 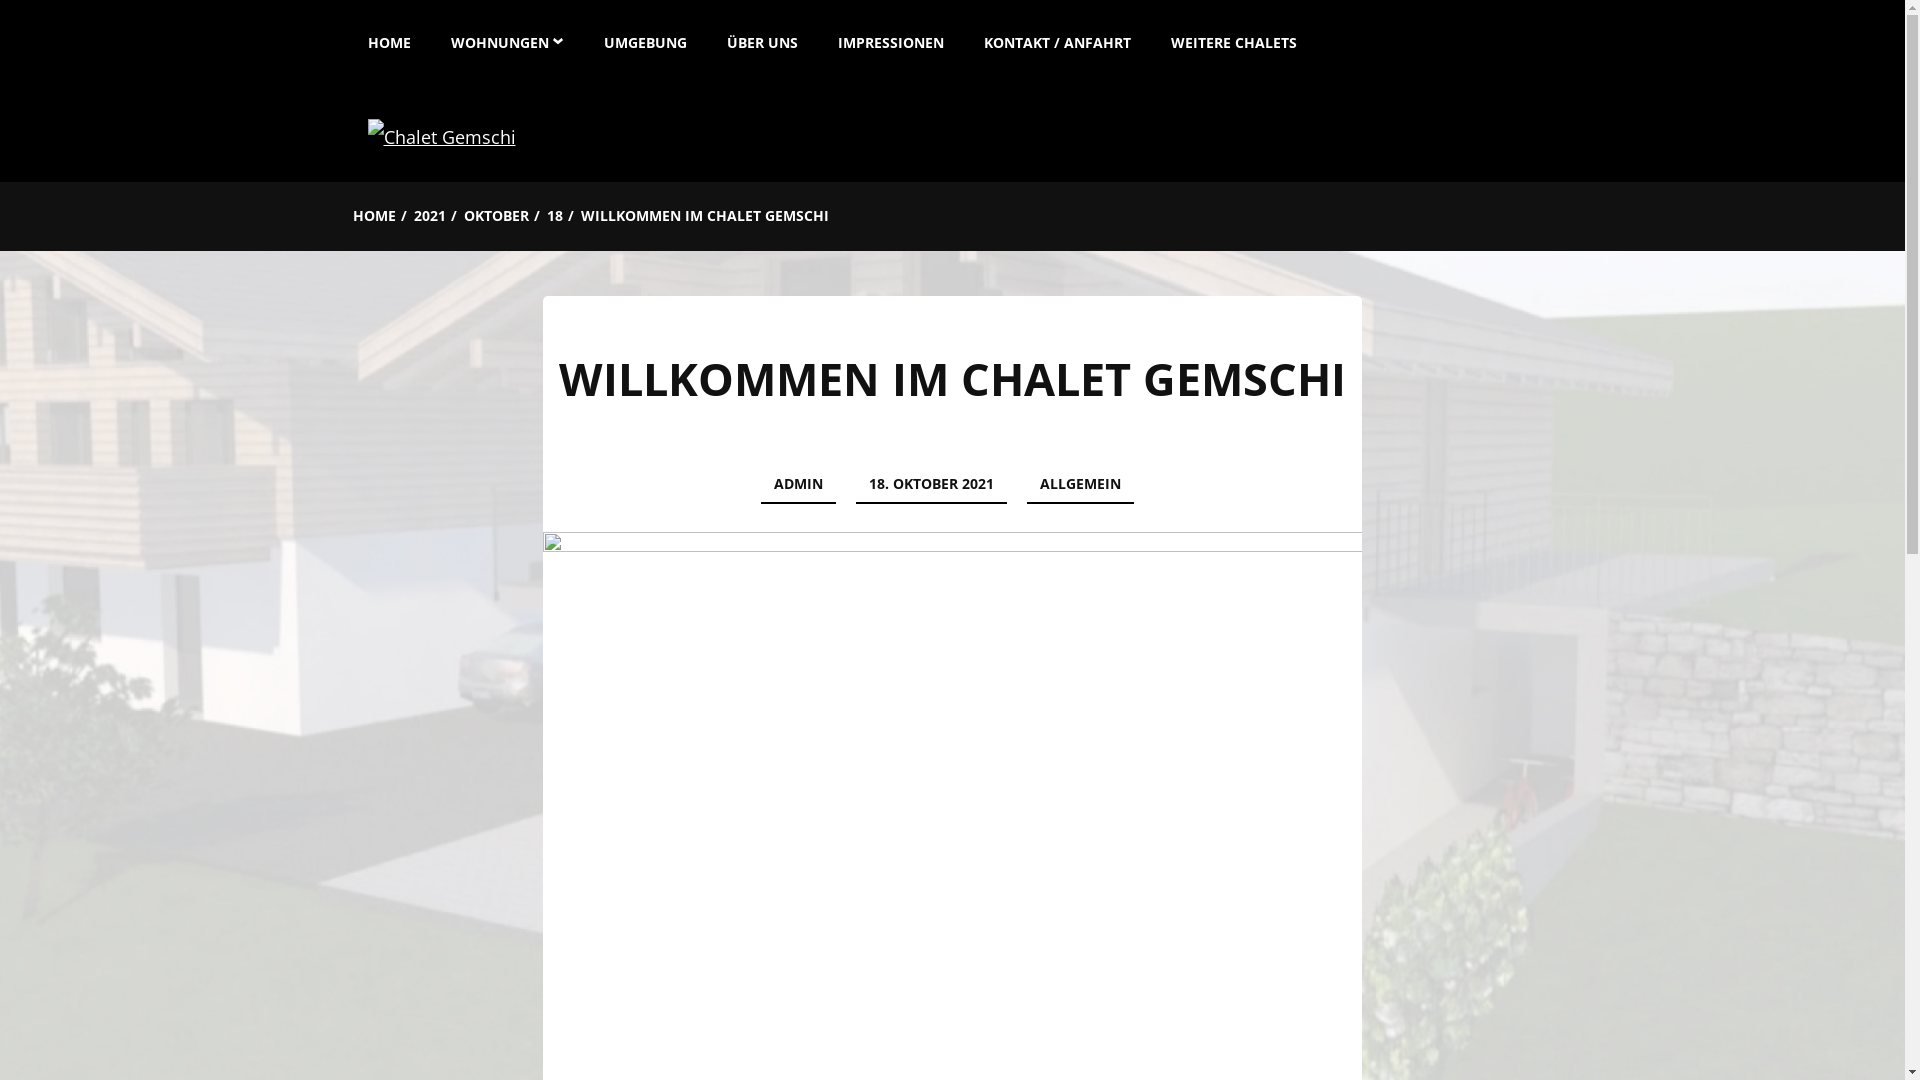 What do you see at coordinates (553, 216) in the screenshot?
I see `'18'` at bounding box center [553, 216].